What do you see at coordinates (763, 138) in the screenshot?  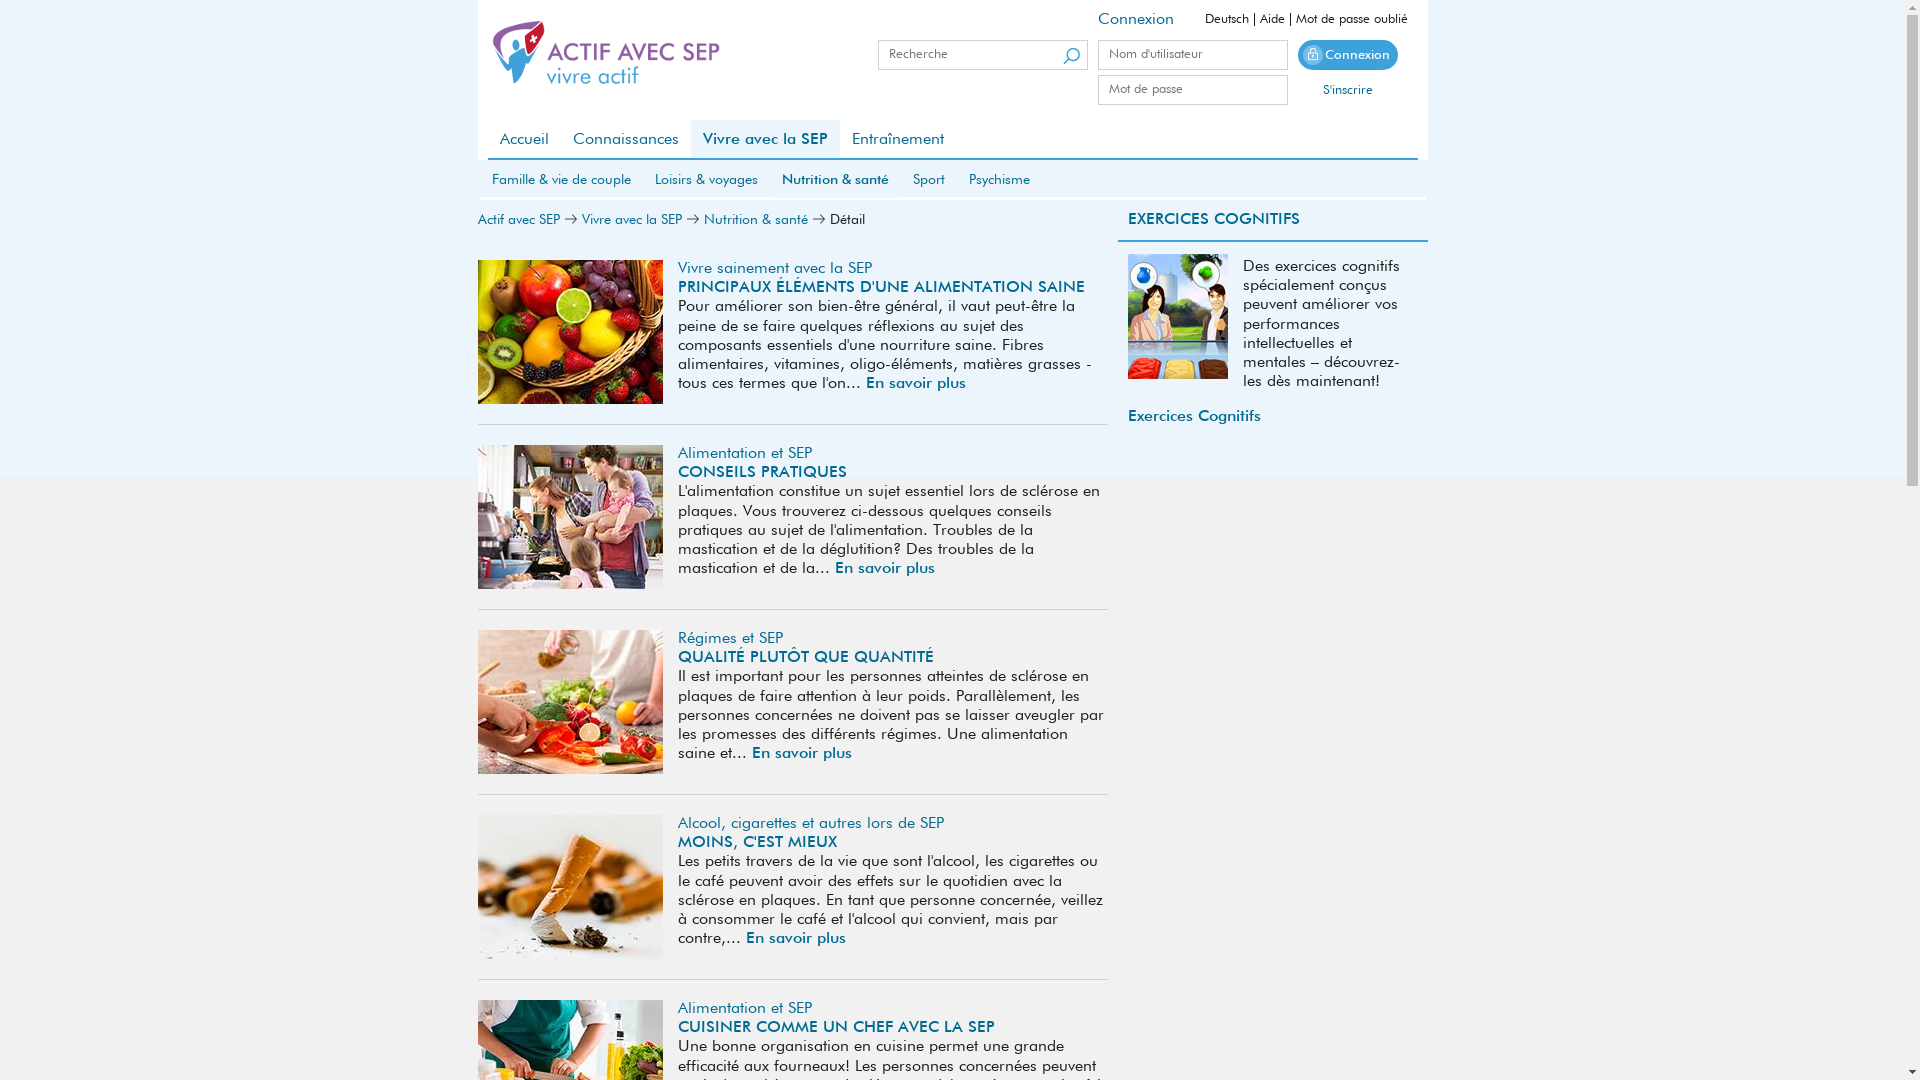 I see `'Vivre avec la SEP'` at bounding box center [763, 138].